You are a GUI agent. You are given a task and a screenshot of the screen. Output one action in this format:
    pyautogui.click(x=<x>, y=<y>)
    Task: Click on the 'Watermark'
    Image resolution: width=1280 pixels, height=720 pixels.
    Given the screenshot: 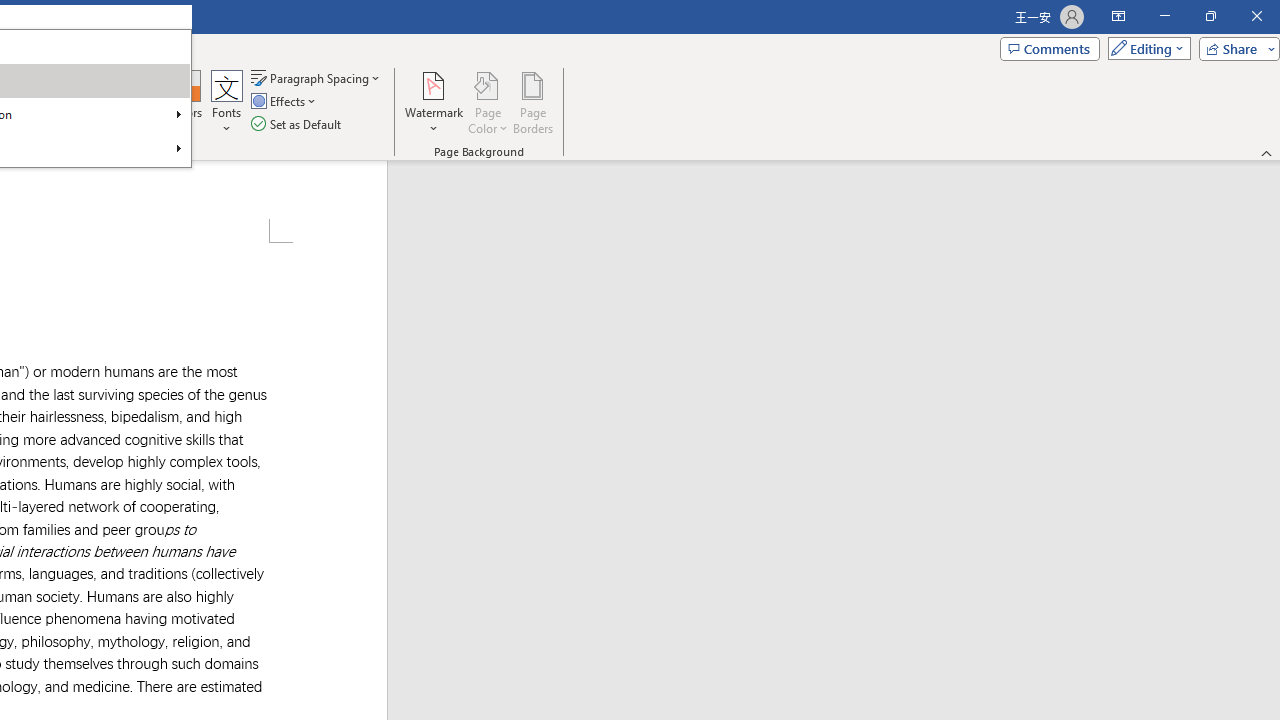 What is the action you would take?
    pyautogui.click(x=433, y=103)
    